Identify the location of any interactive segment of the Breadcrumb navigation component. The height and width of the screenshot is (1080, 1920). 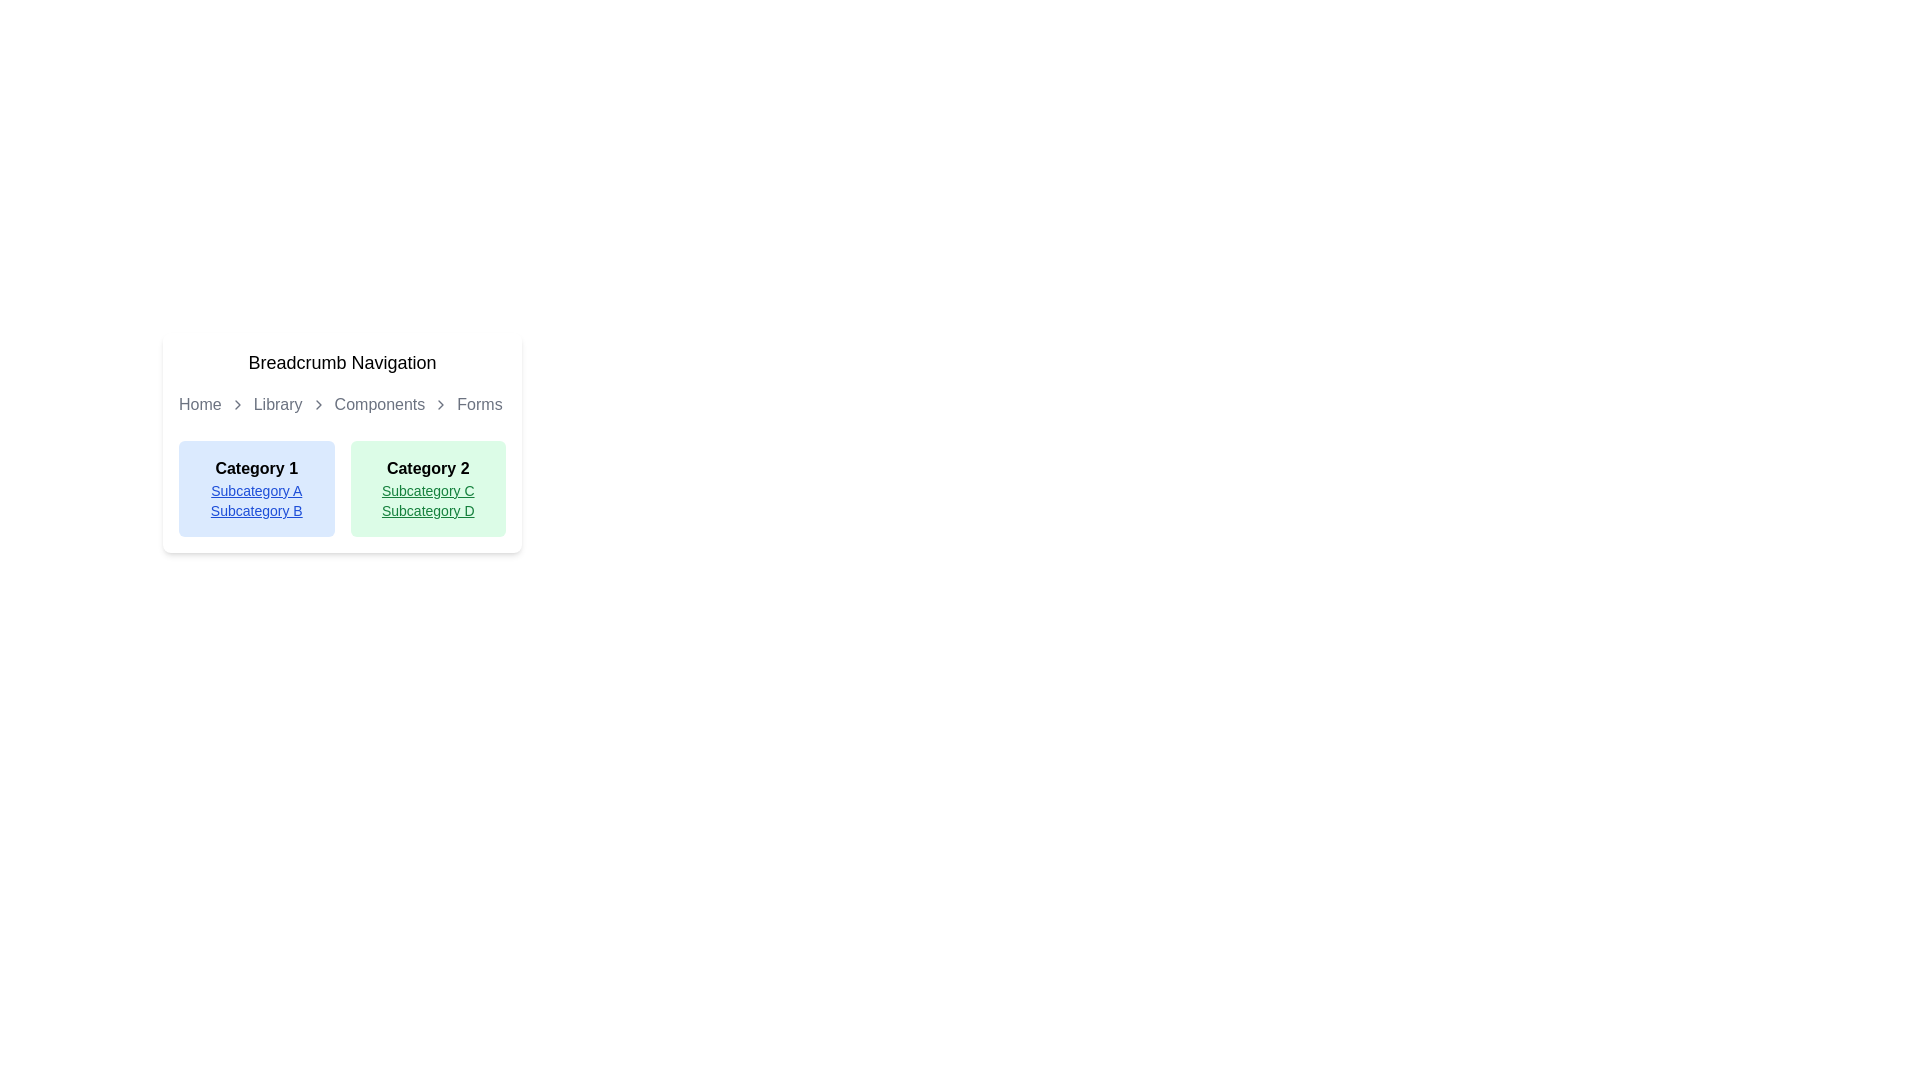
(342, 405).